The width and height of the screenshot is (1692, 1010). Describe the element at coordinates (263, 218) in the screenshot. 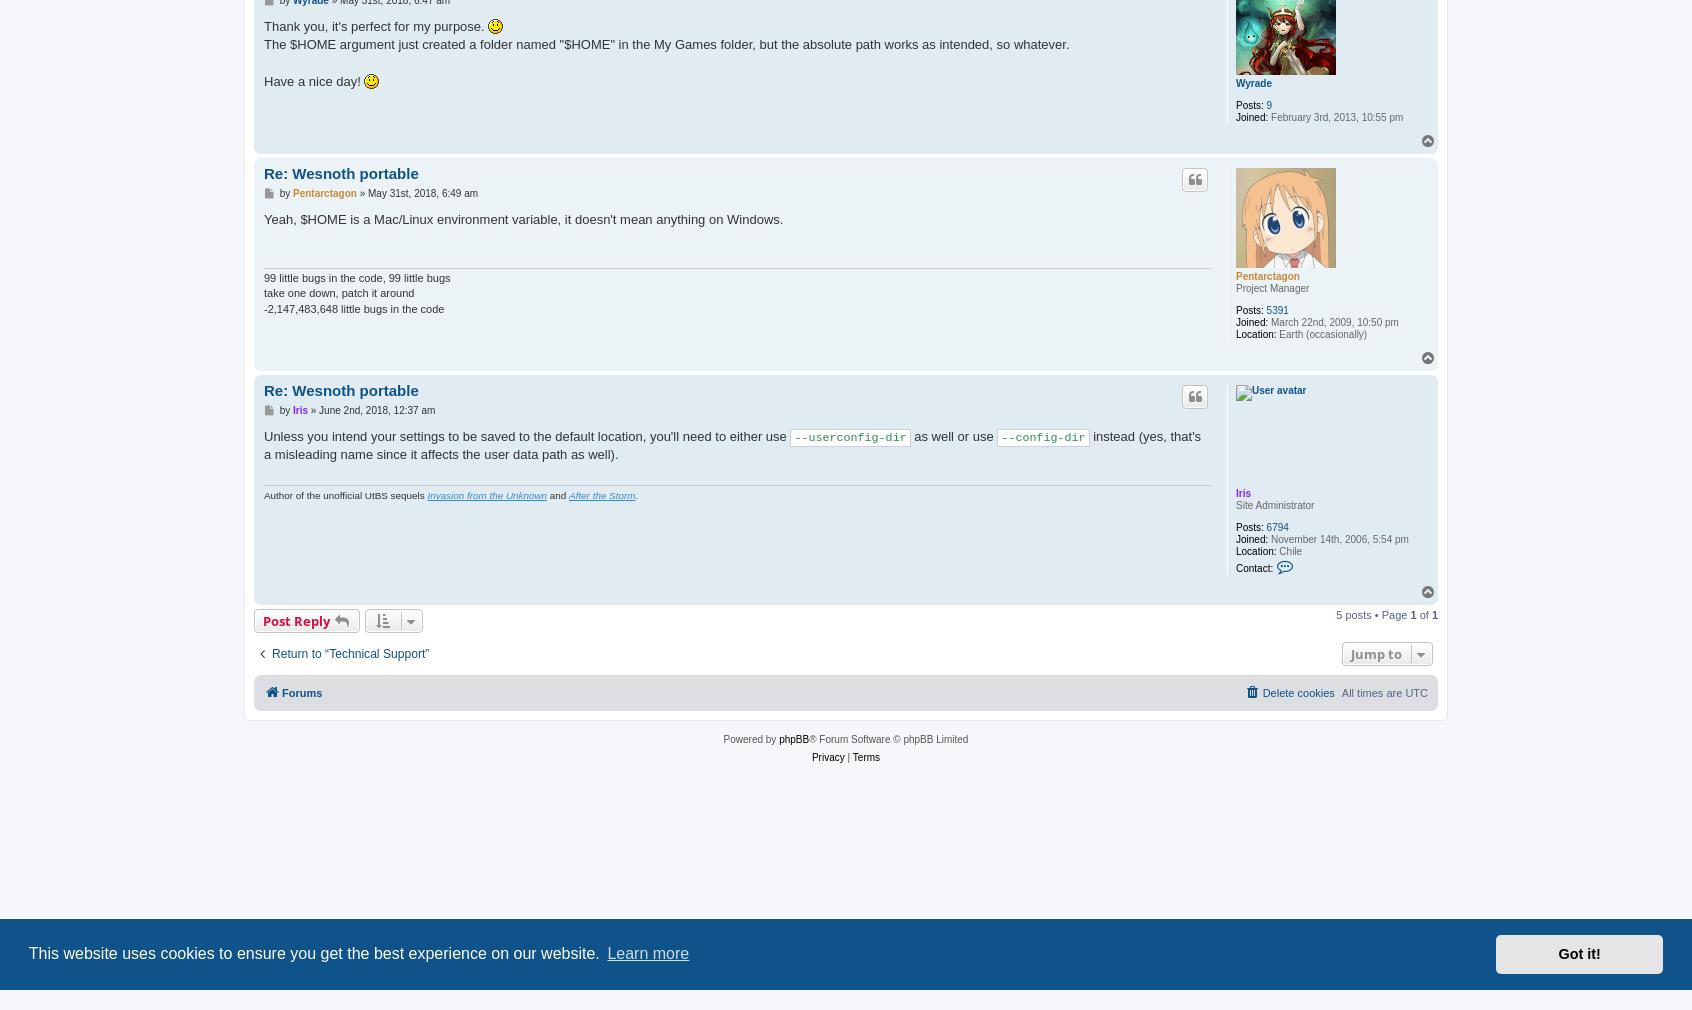

I see `'Yeah, $HOME is a Mac/Linux environment variable, it doesn't mean anything on Windows.'` at that location.